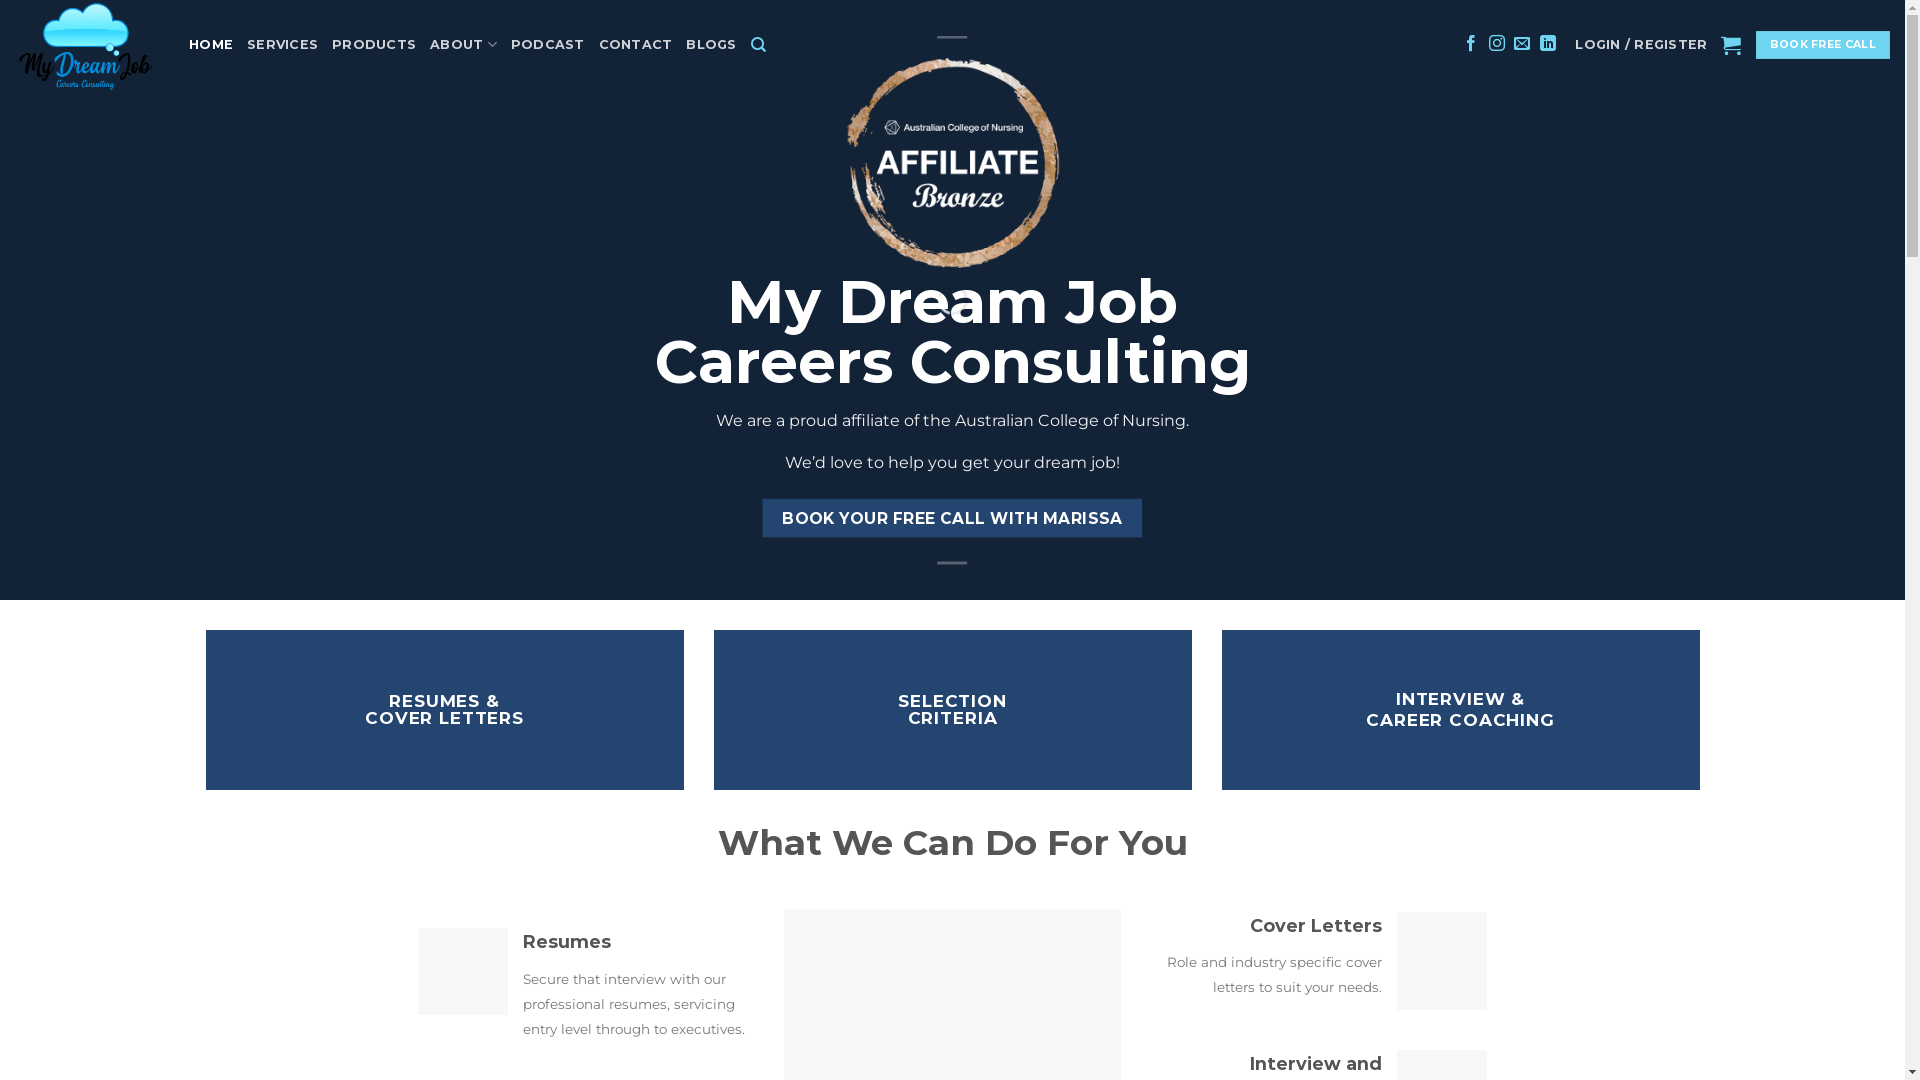 This screenshot has width=1920, height=1080. Describe the element at coordinates (374, 45) in the screenshot. I see `'PRODUCTS'` at that location.